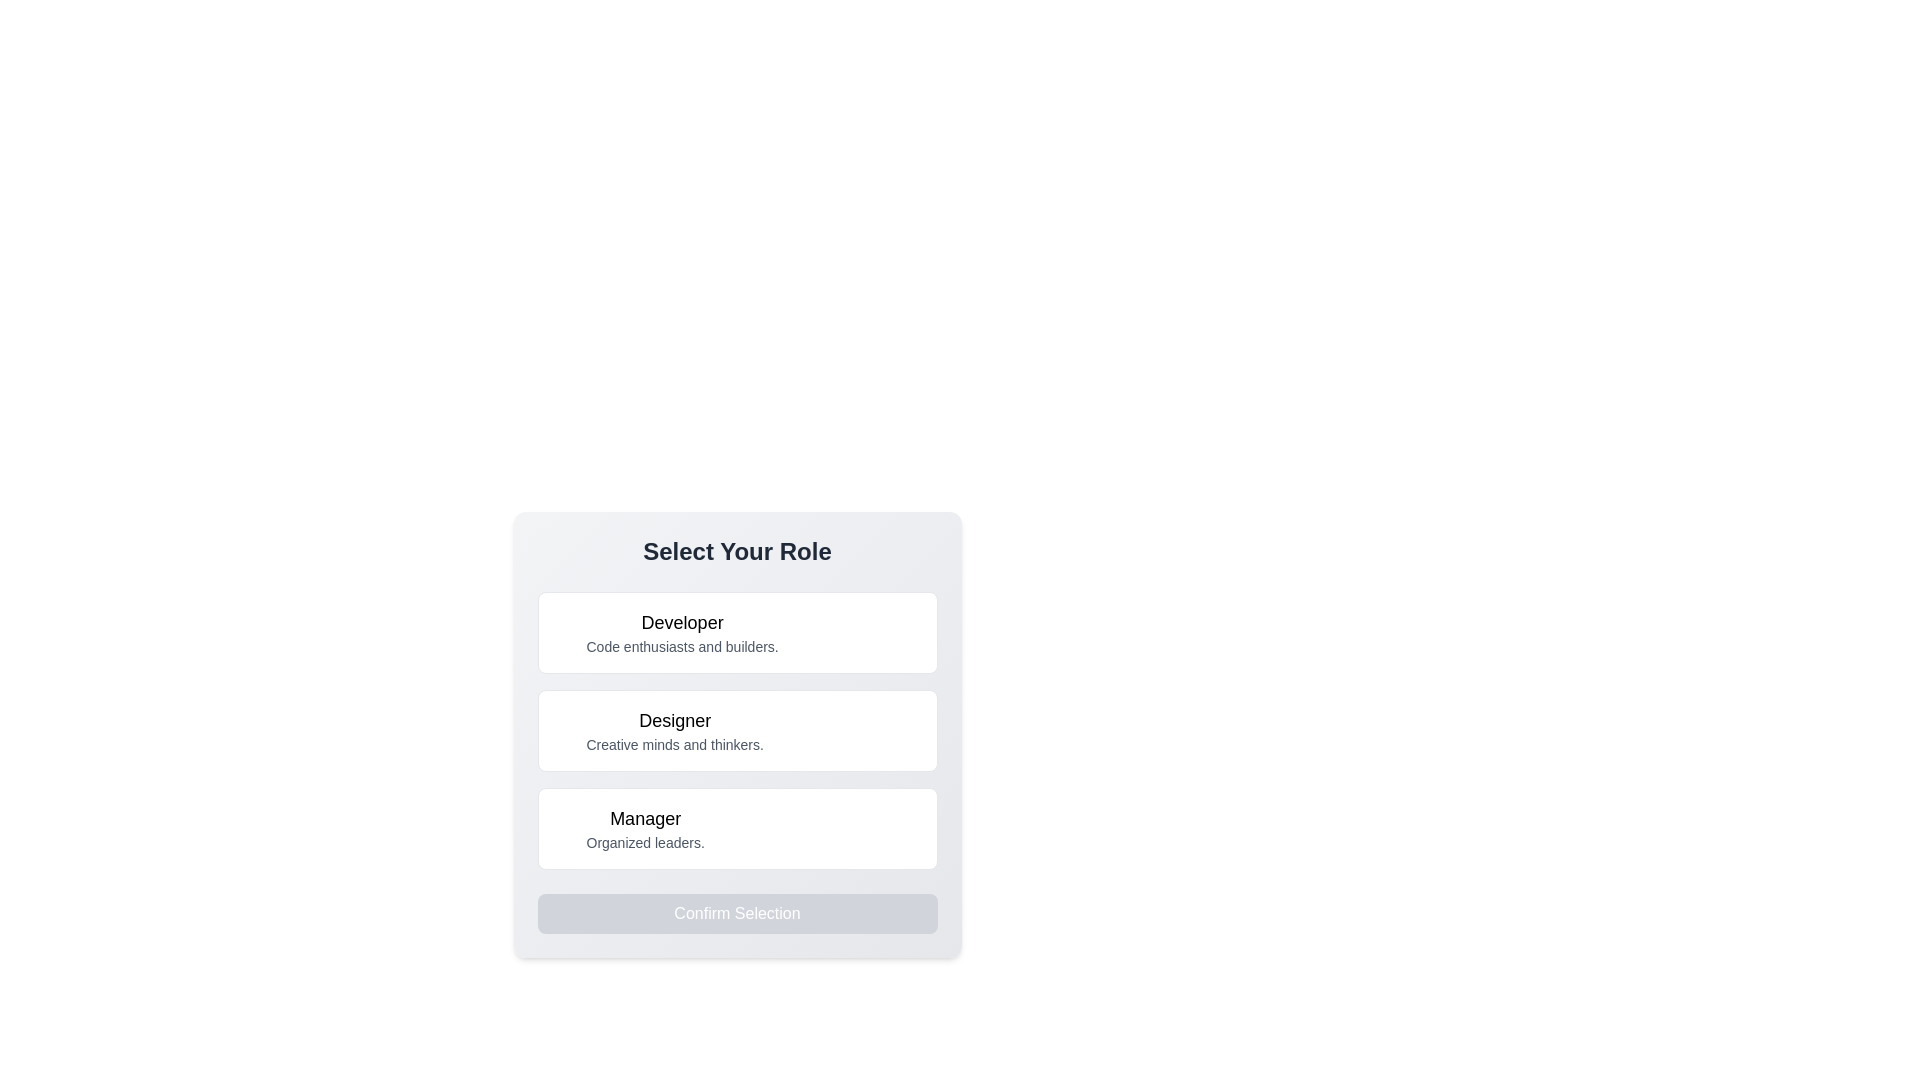  Describe the element at coordinates (682, 622) in the screenshot. I see `the 'Developer' title label, which is styled in large, bold font and located in a role selection interface above the descriptive text` at that location.